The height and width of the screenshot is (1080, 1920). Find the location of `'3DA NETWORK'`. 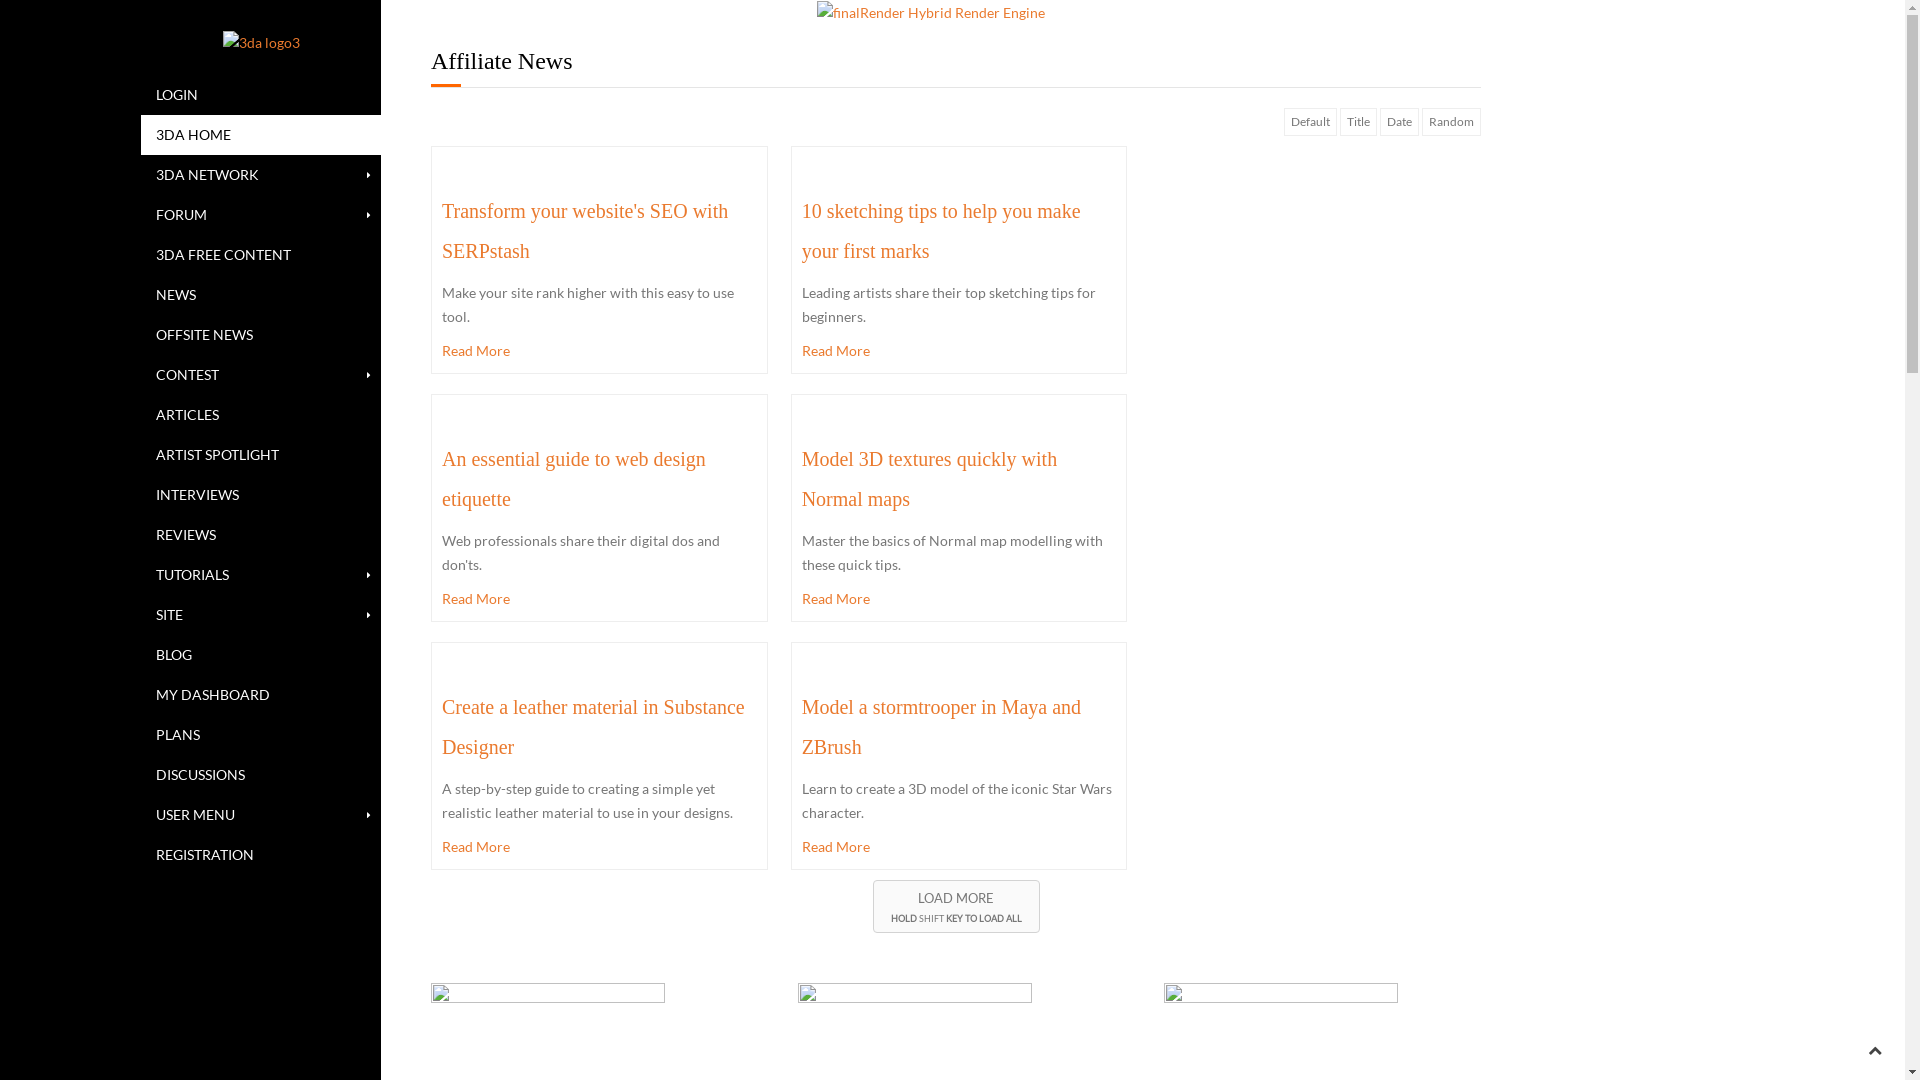

'3DA NETWORK' is located at coordinates (259, 173).